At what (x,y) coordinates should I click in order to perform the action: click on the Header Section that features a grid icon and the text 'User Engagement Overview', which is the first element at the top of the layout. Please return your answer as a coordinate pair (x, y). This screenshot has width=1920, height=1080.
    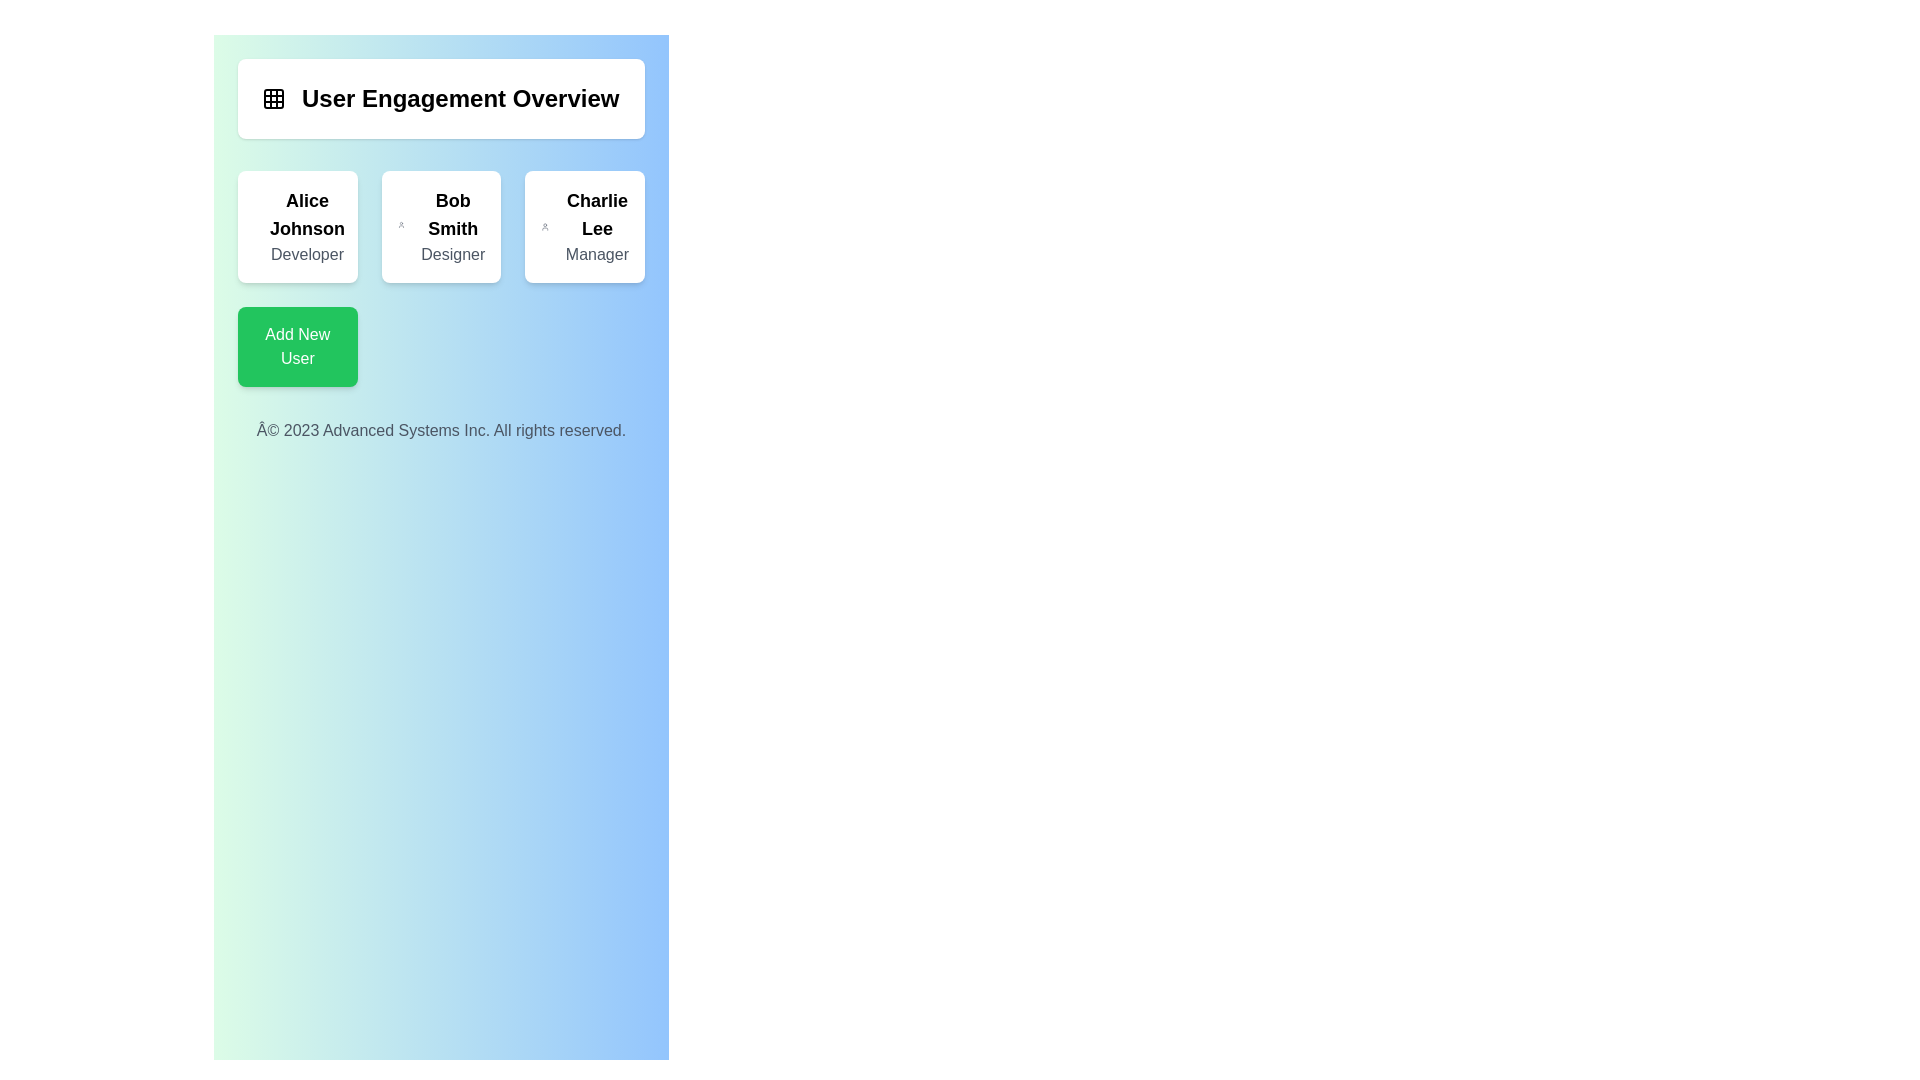
    Looking at the image, I should click on (440, 99).